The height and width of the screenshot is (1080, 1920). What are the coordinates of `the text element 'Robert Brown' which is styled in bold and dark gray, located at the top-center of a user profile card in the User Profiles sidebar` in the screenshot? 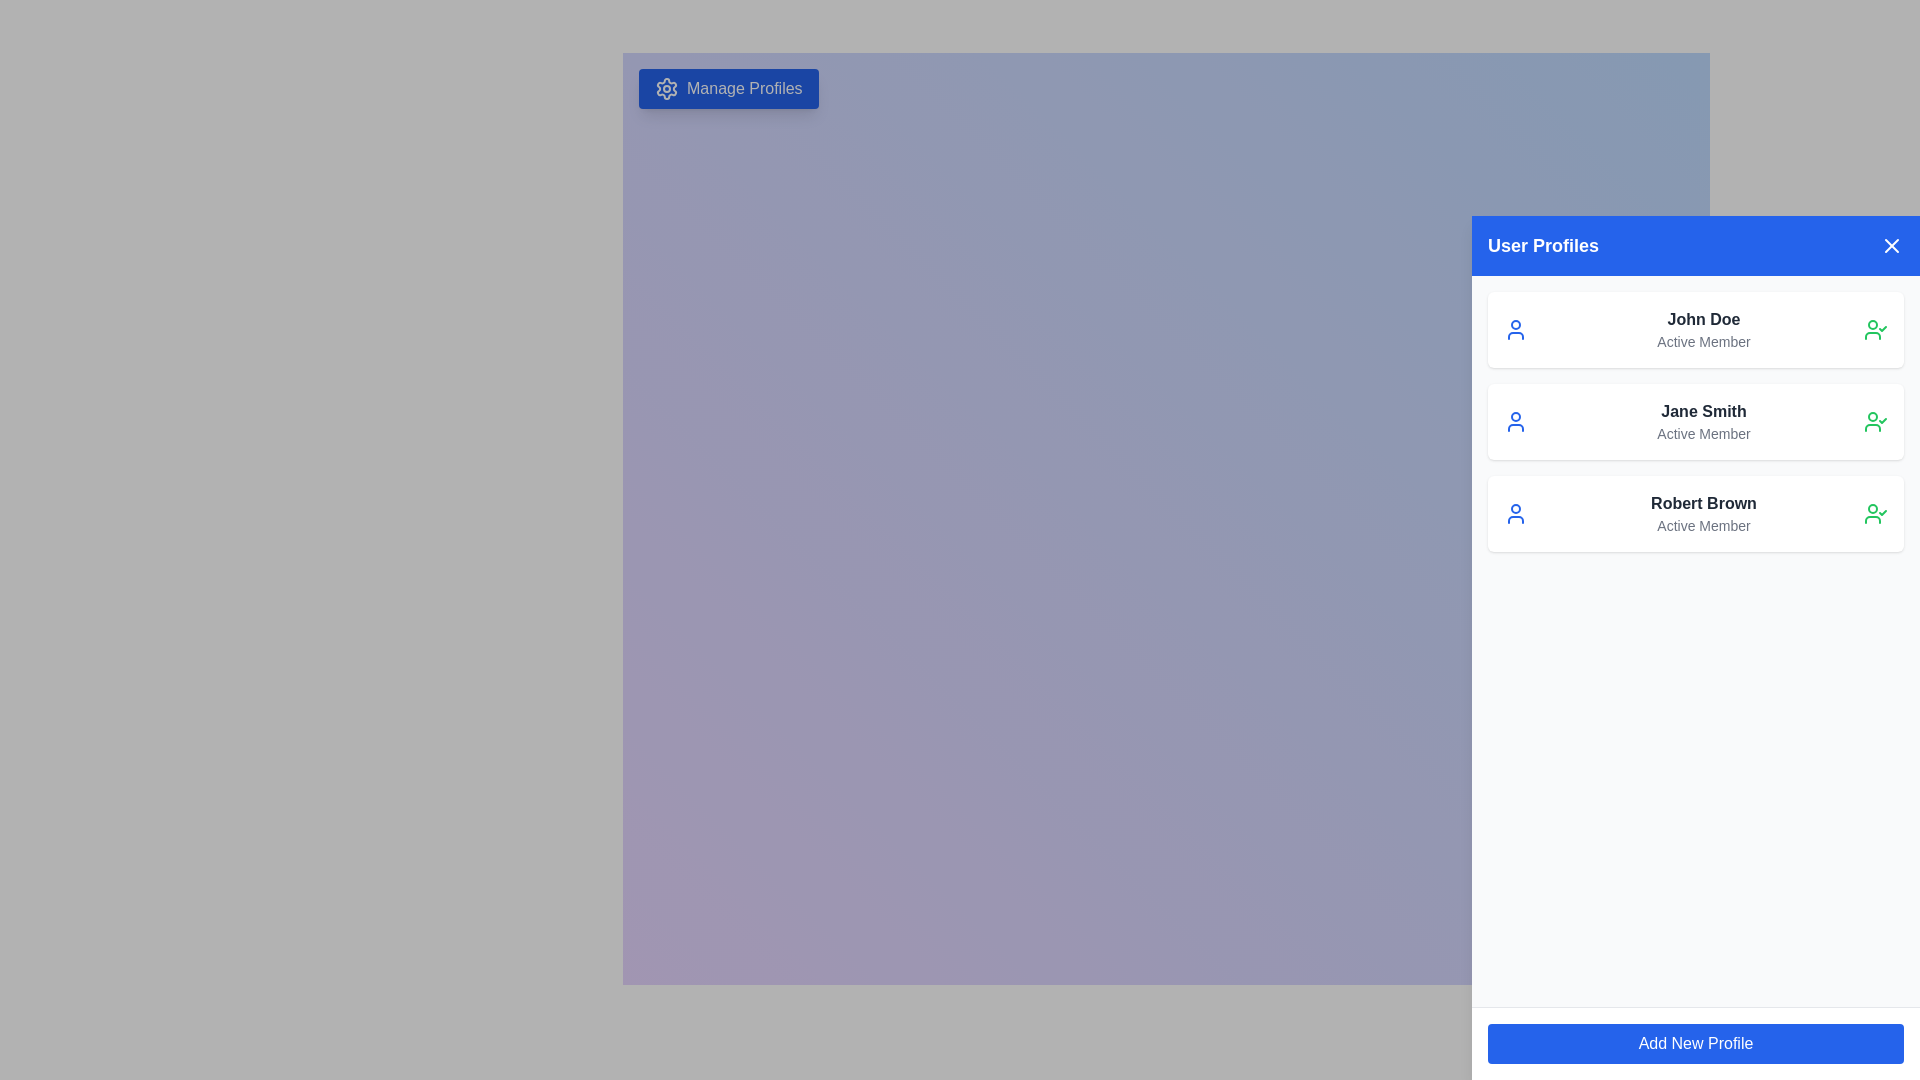 It's located at (1703, 503).